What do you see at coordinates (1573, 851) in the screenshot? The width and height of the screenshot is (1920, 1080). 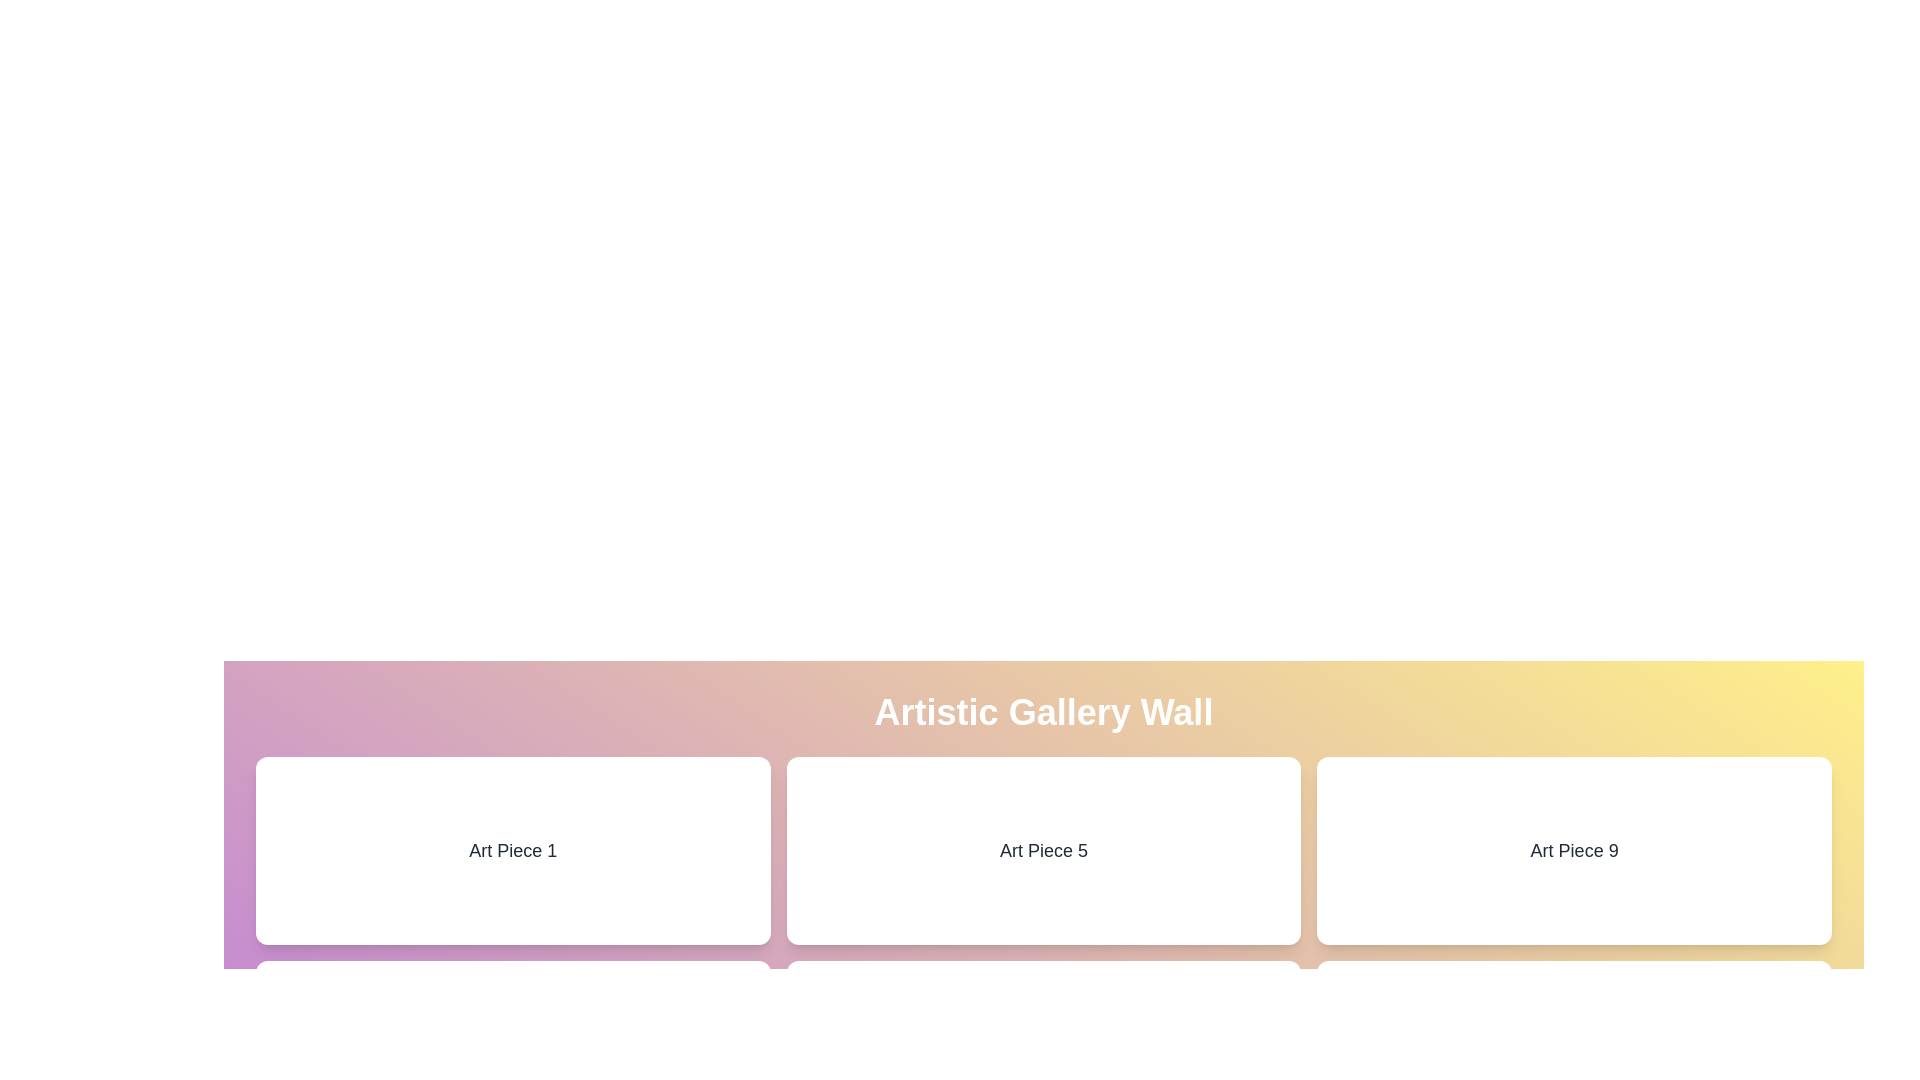 I see `the informational card representing 'Art Piece 9' located in the top-right section of the gallery grid` at bounding box center [1573, 851].